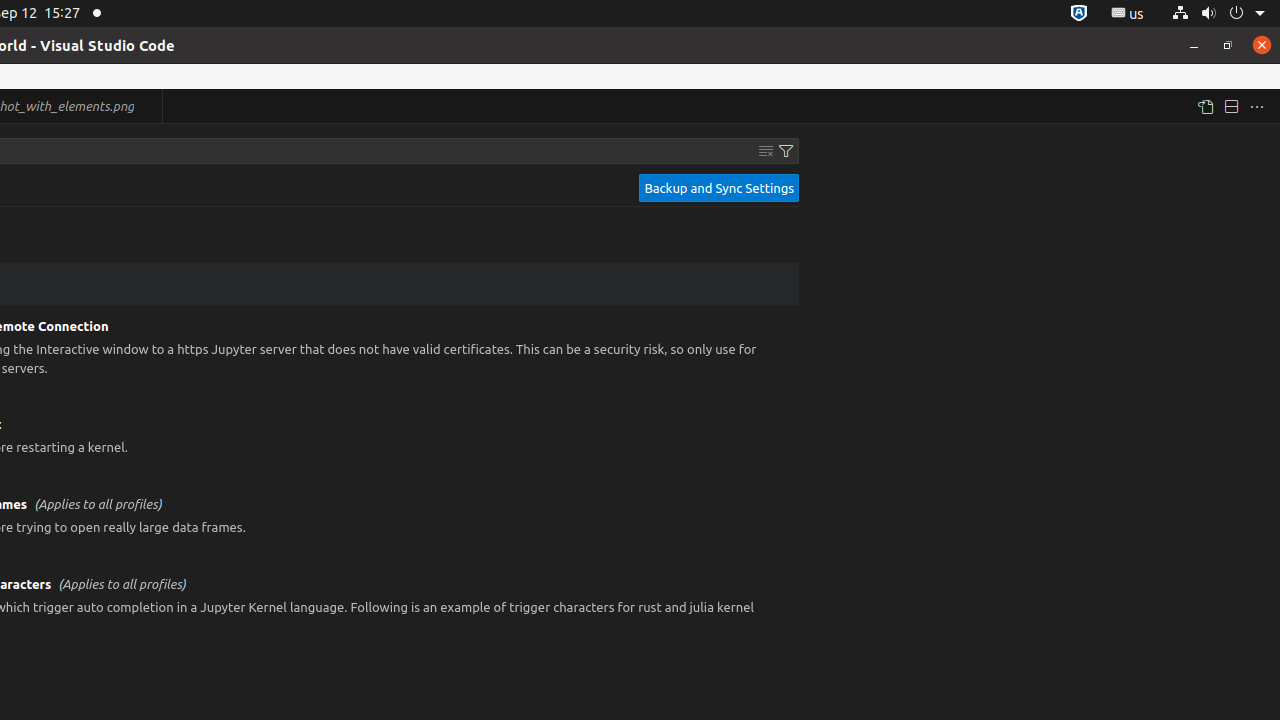  What do you see at coordinates (764, 149) in the screenshot?
I see `'Clear Settings Search Input'` at bounding box center [764, 149].